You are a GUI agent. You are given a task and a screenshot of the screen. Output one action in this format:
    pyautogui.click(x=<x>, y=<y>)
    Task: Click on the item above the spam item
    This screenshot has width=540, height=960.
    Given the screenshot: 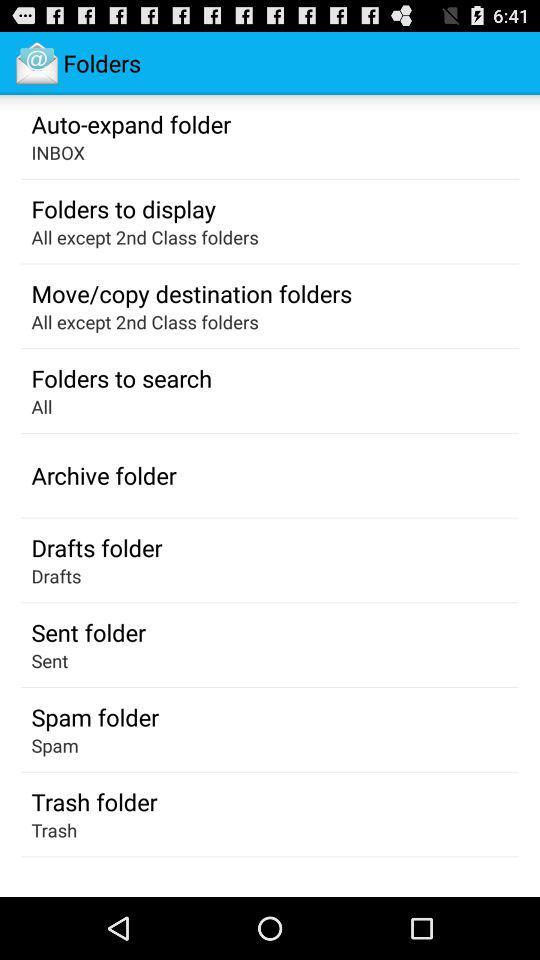 What is the action you would take?
    pyautogui.click(x=94, y=717)
    